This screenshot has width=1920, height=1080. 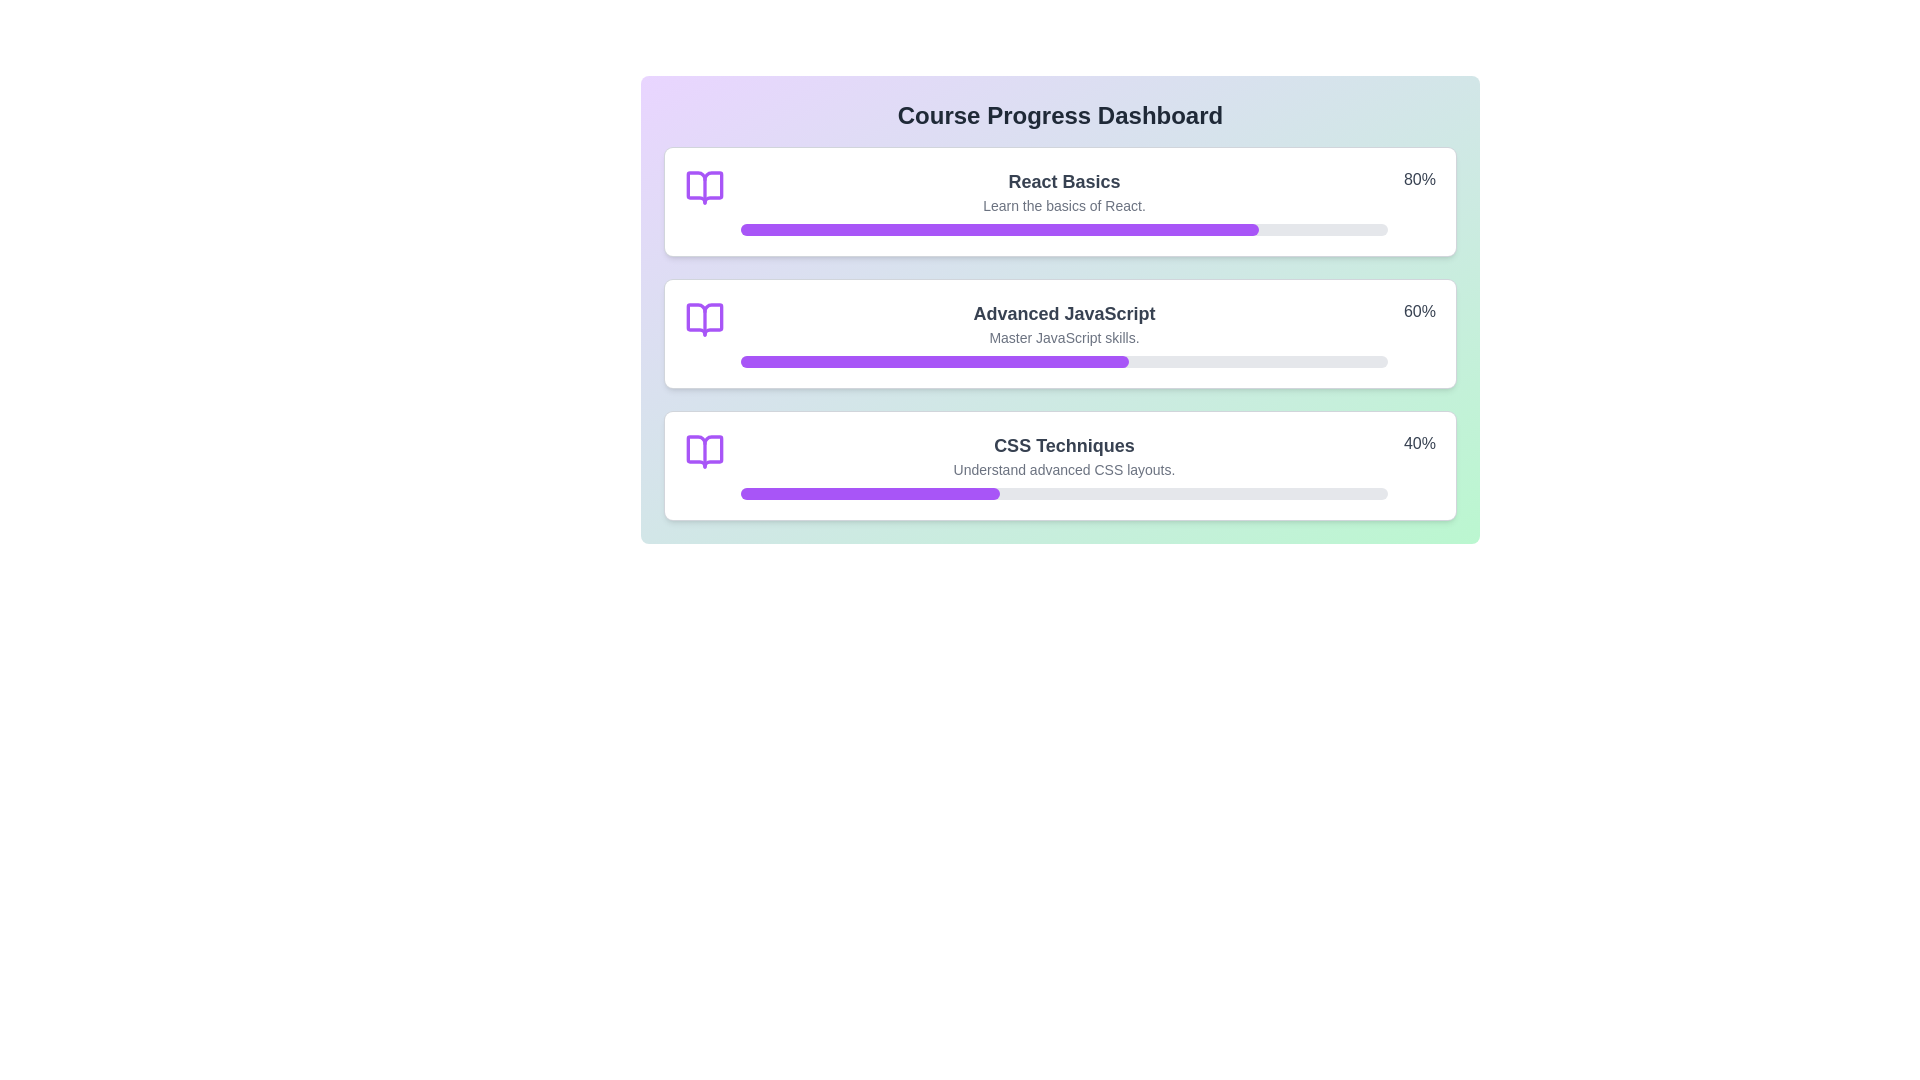 What do you see at coordinates (705, 451) in the screenshot?
I see `the CSS Techniques icon located in the third course card of the Course Progress Dashboard, positioned on the left side adjacent to the text content` at bounding box center [705, 451].